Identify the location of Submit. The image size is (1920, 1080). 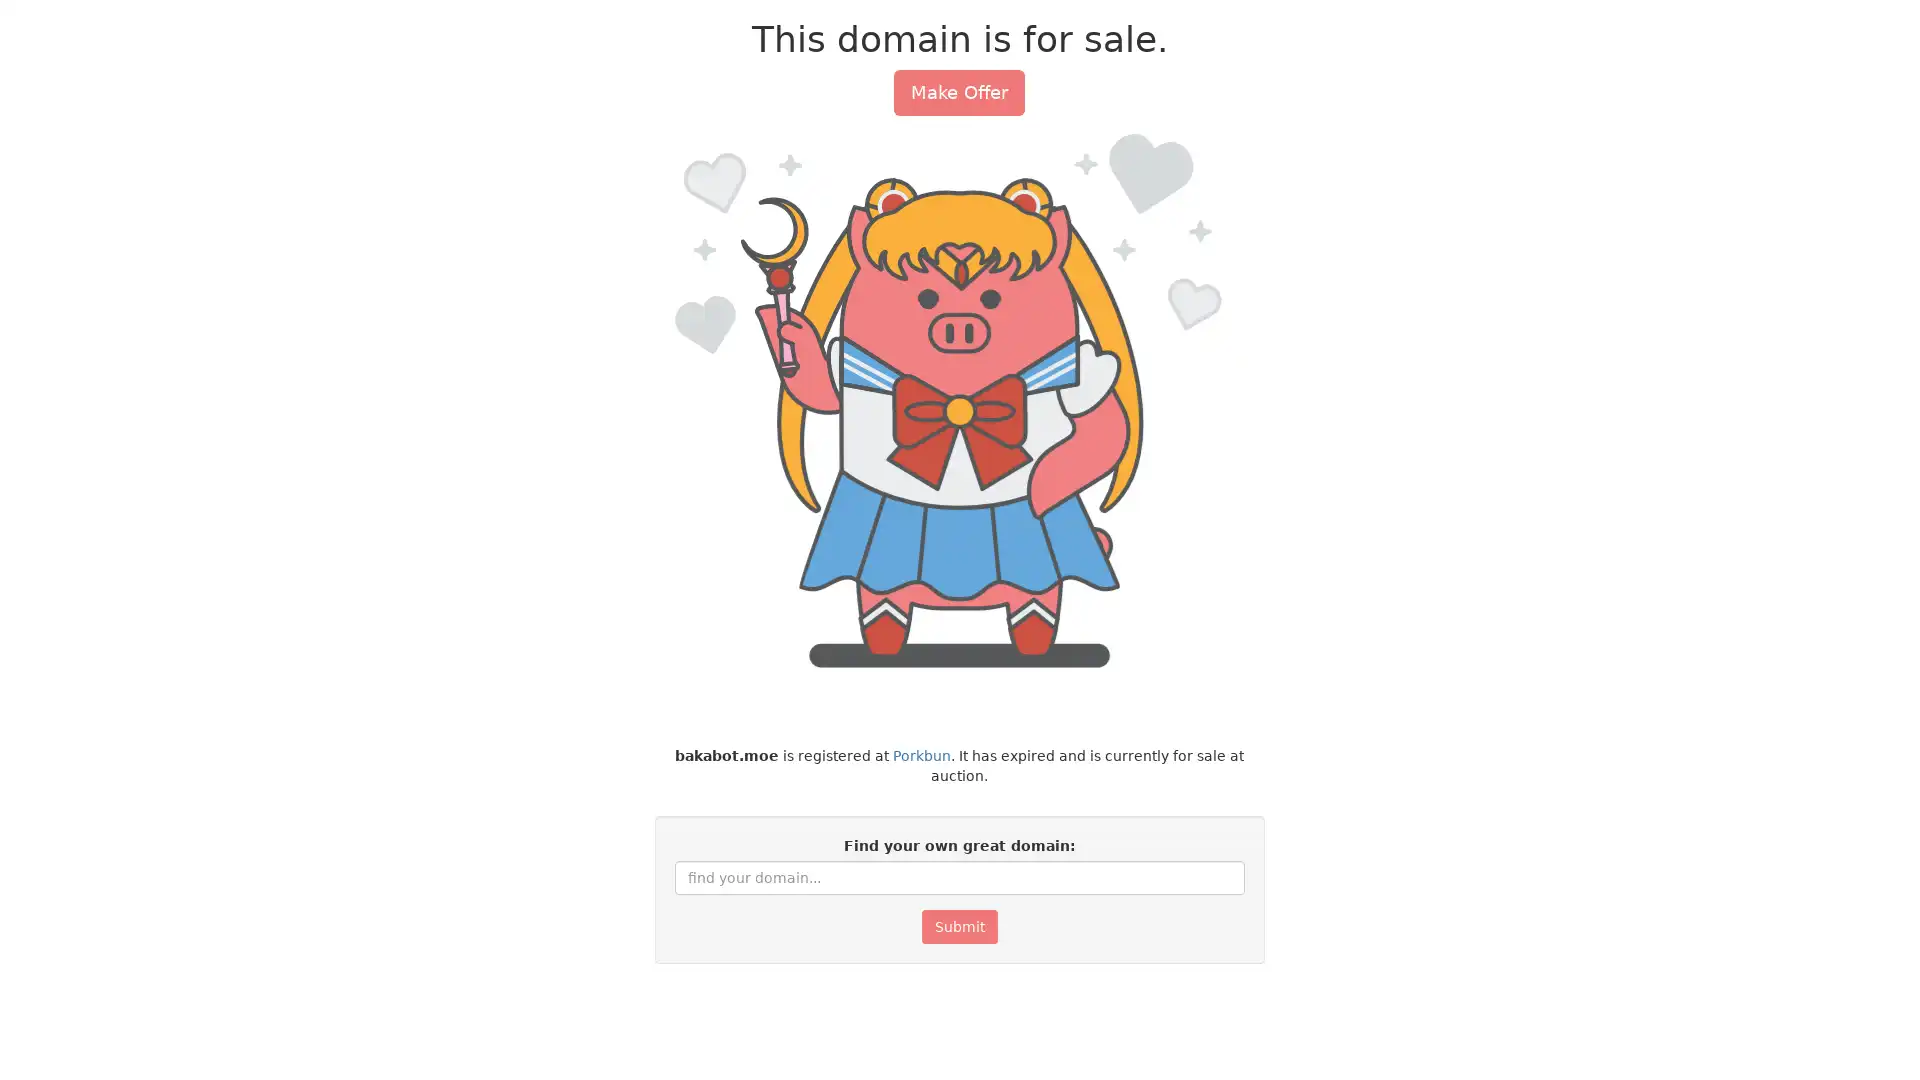
(958, 925).